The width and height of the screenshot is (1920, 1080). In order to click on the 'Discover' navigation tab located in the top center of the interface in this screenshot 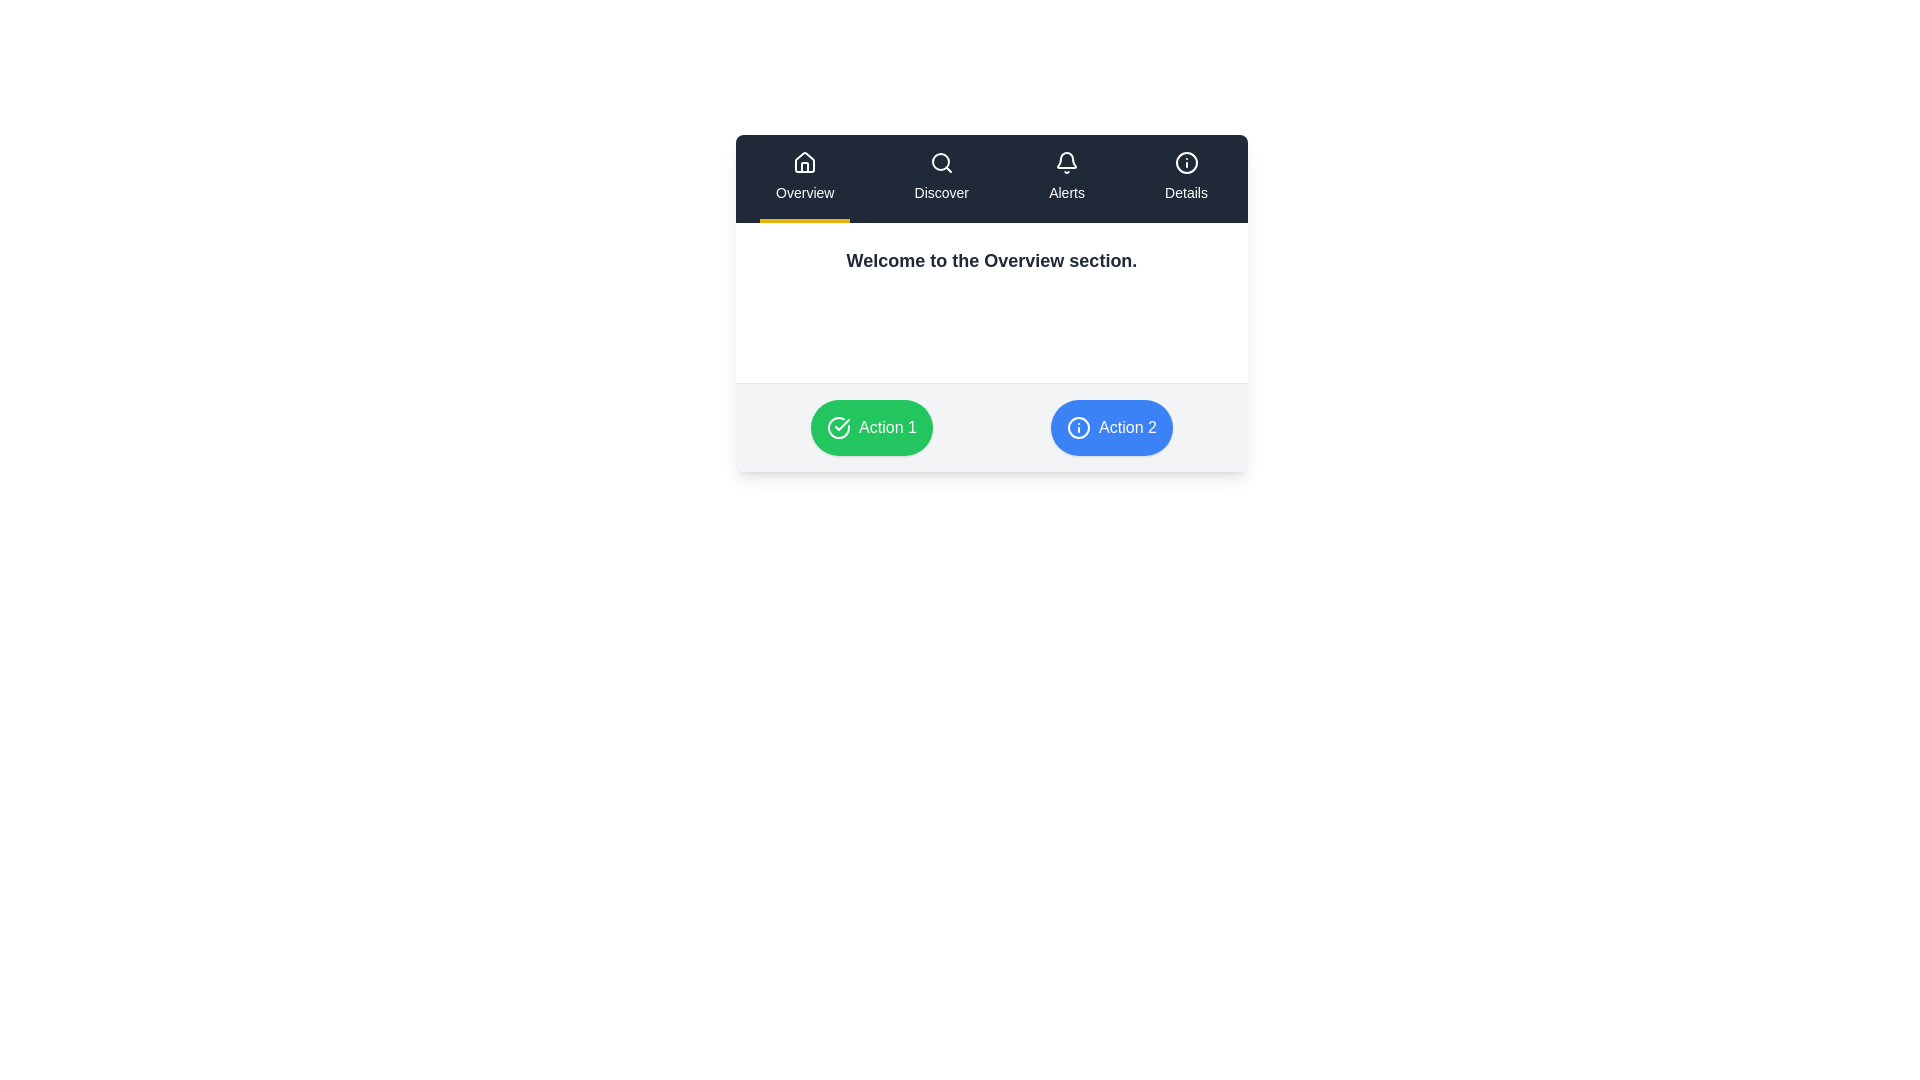, I will do `click(940, 177)`.